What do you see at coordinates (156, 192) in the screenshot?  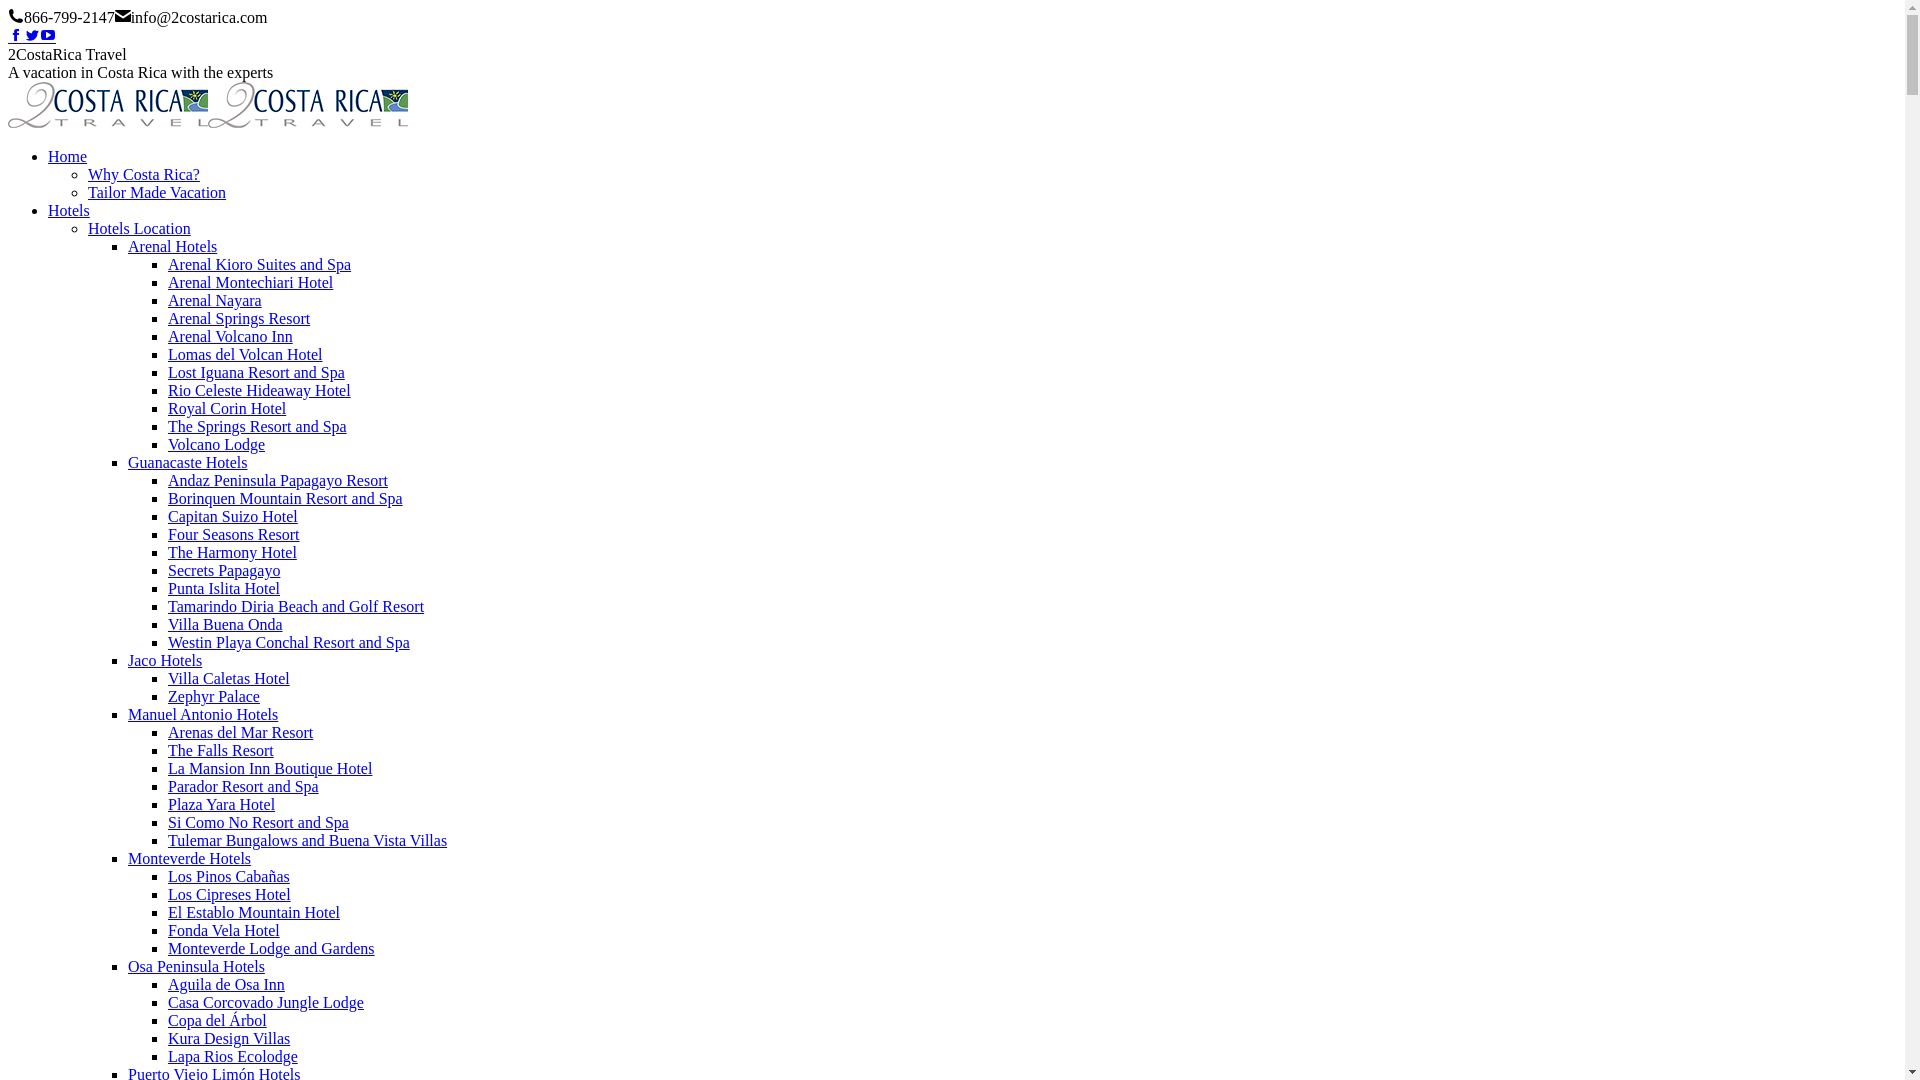 I see `'Tailor Made Vacation'` at bounding box center [156, 192].